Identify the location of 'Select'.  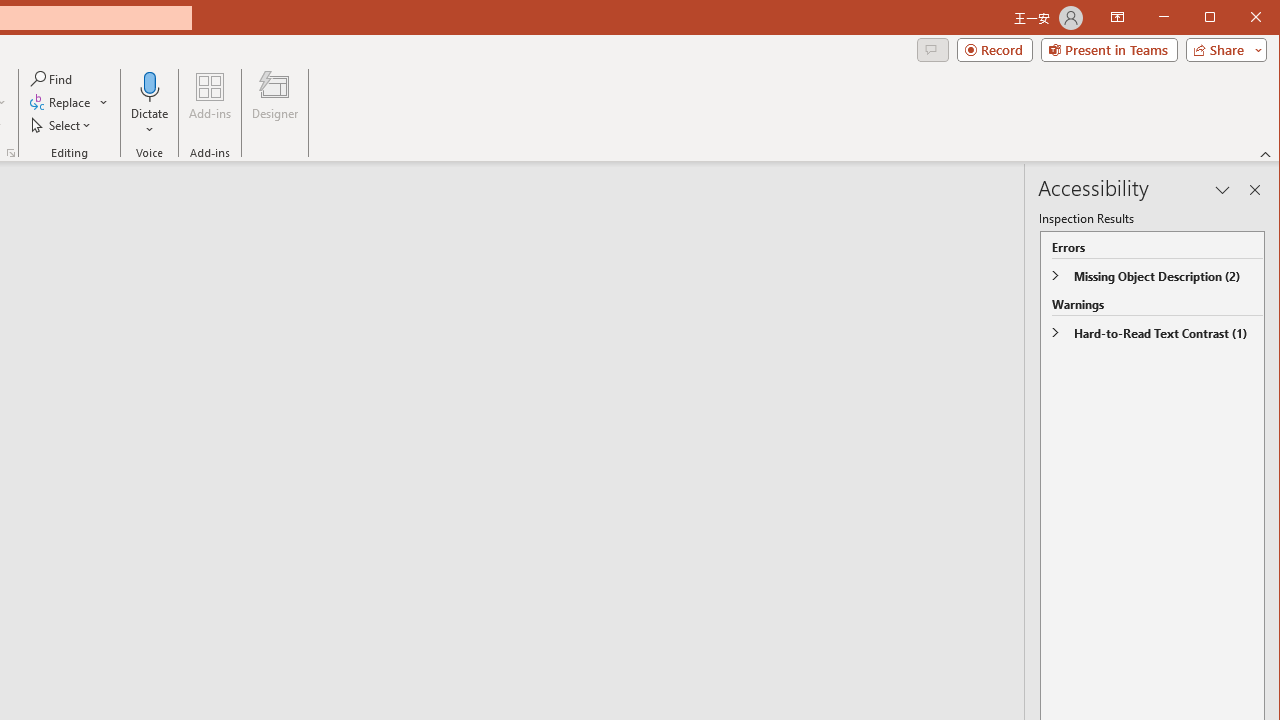
(62, 125).